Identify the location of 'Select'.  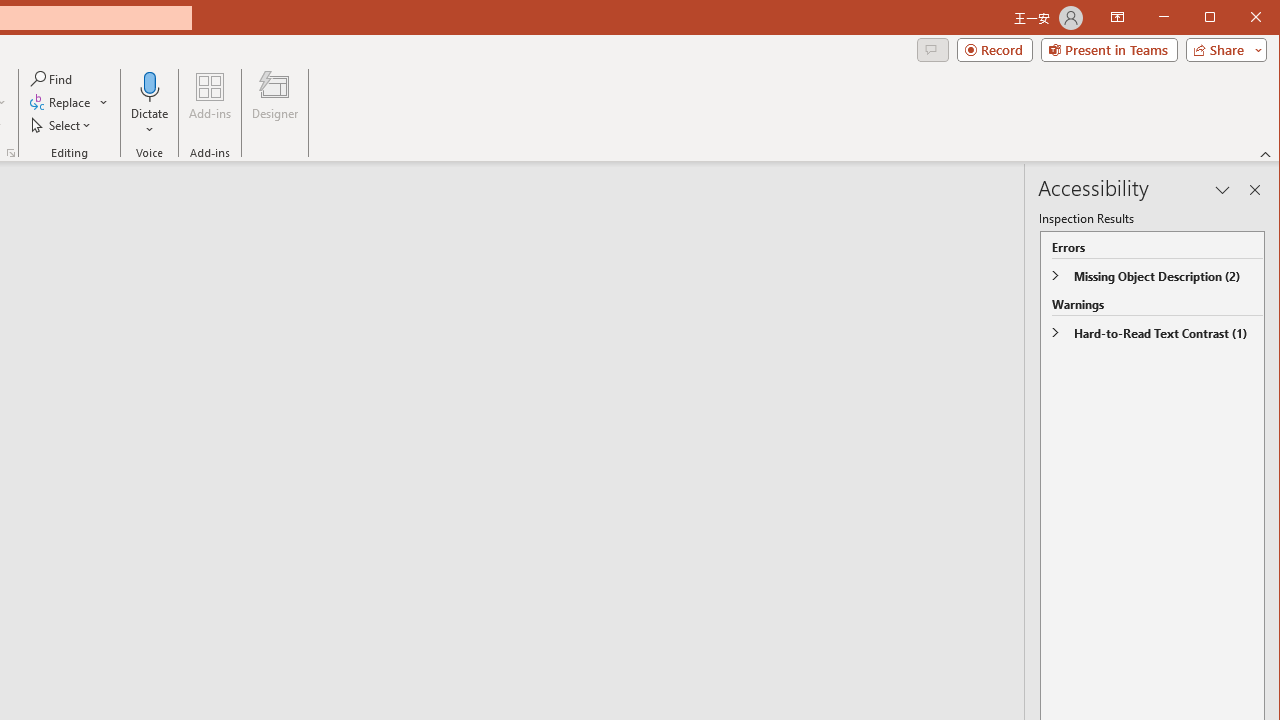
(62, 125).